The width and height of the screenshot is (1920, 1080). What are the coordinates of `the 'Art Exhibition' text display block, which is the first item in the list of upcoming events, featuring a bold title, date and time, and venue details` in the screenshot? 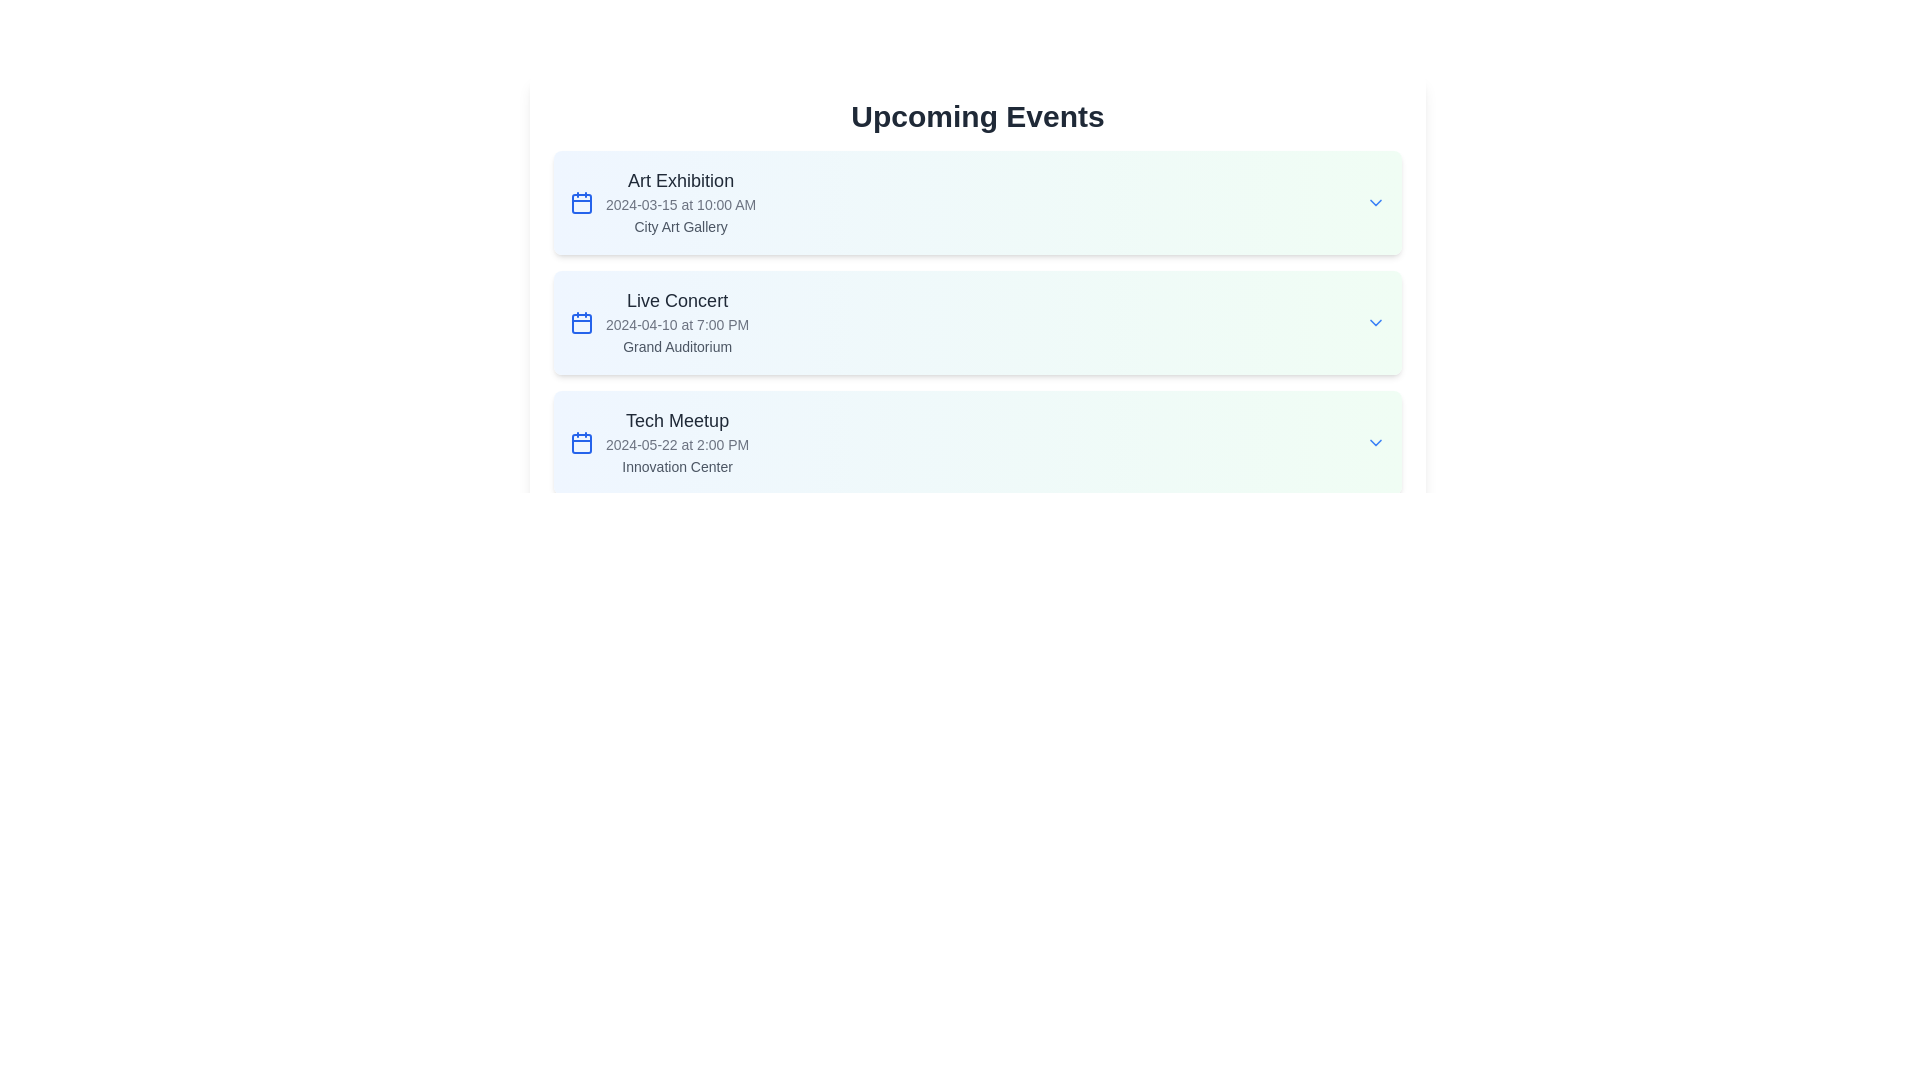 It's located at (681, 203).